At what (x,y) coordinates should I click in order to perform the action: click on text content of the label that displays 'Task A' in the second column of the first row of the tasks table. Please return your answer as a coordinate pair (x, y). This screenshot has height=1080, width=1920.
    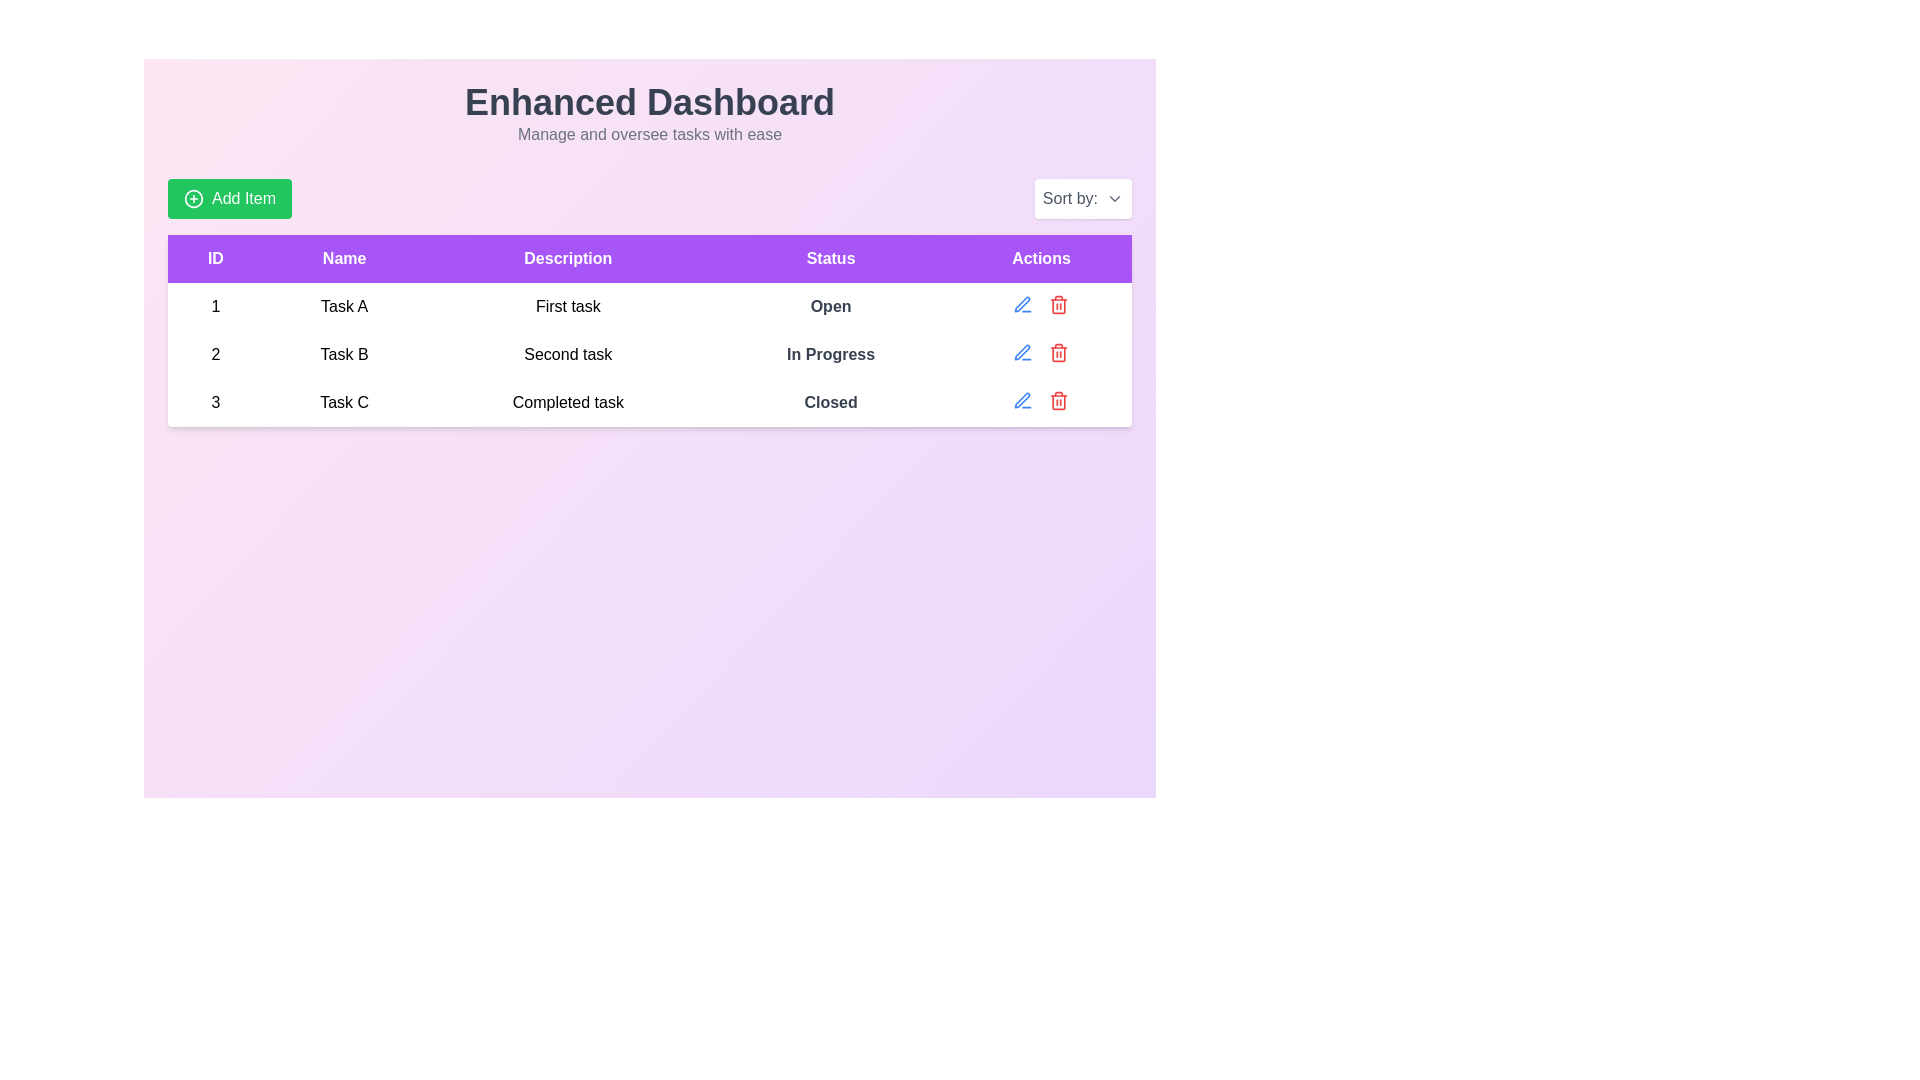
    Looking at the image, I should click on (344, 307).